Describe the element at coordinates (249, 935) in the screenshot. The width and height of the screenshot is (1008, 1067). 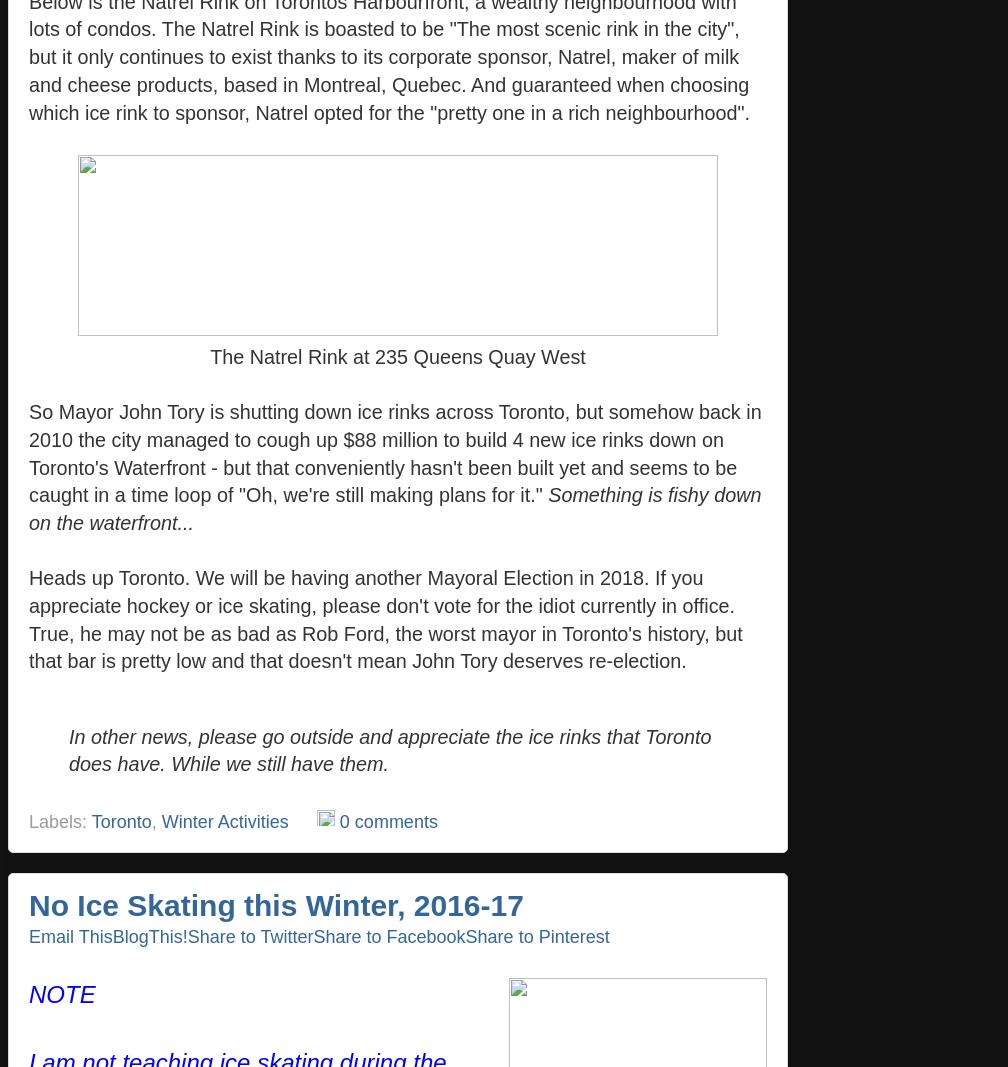
I see `'Share to Twitter'` at that location.